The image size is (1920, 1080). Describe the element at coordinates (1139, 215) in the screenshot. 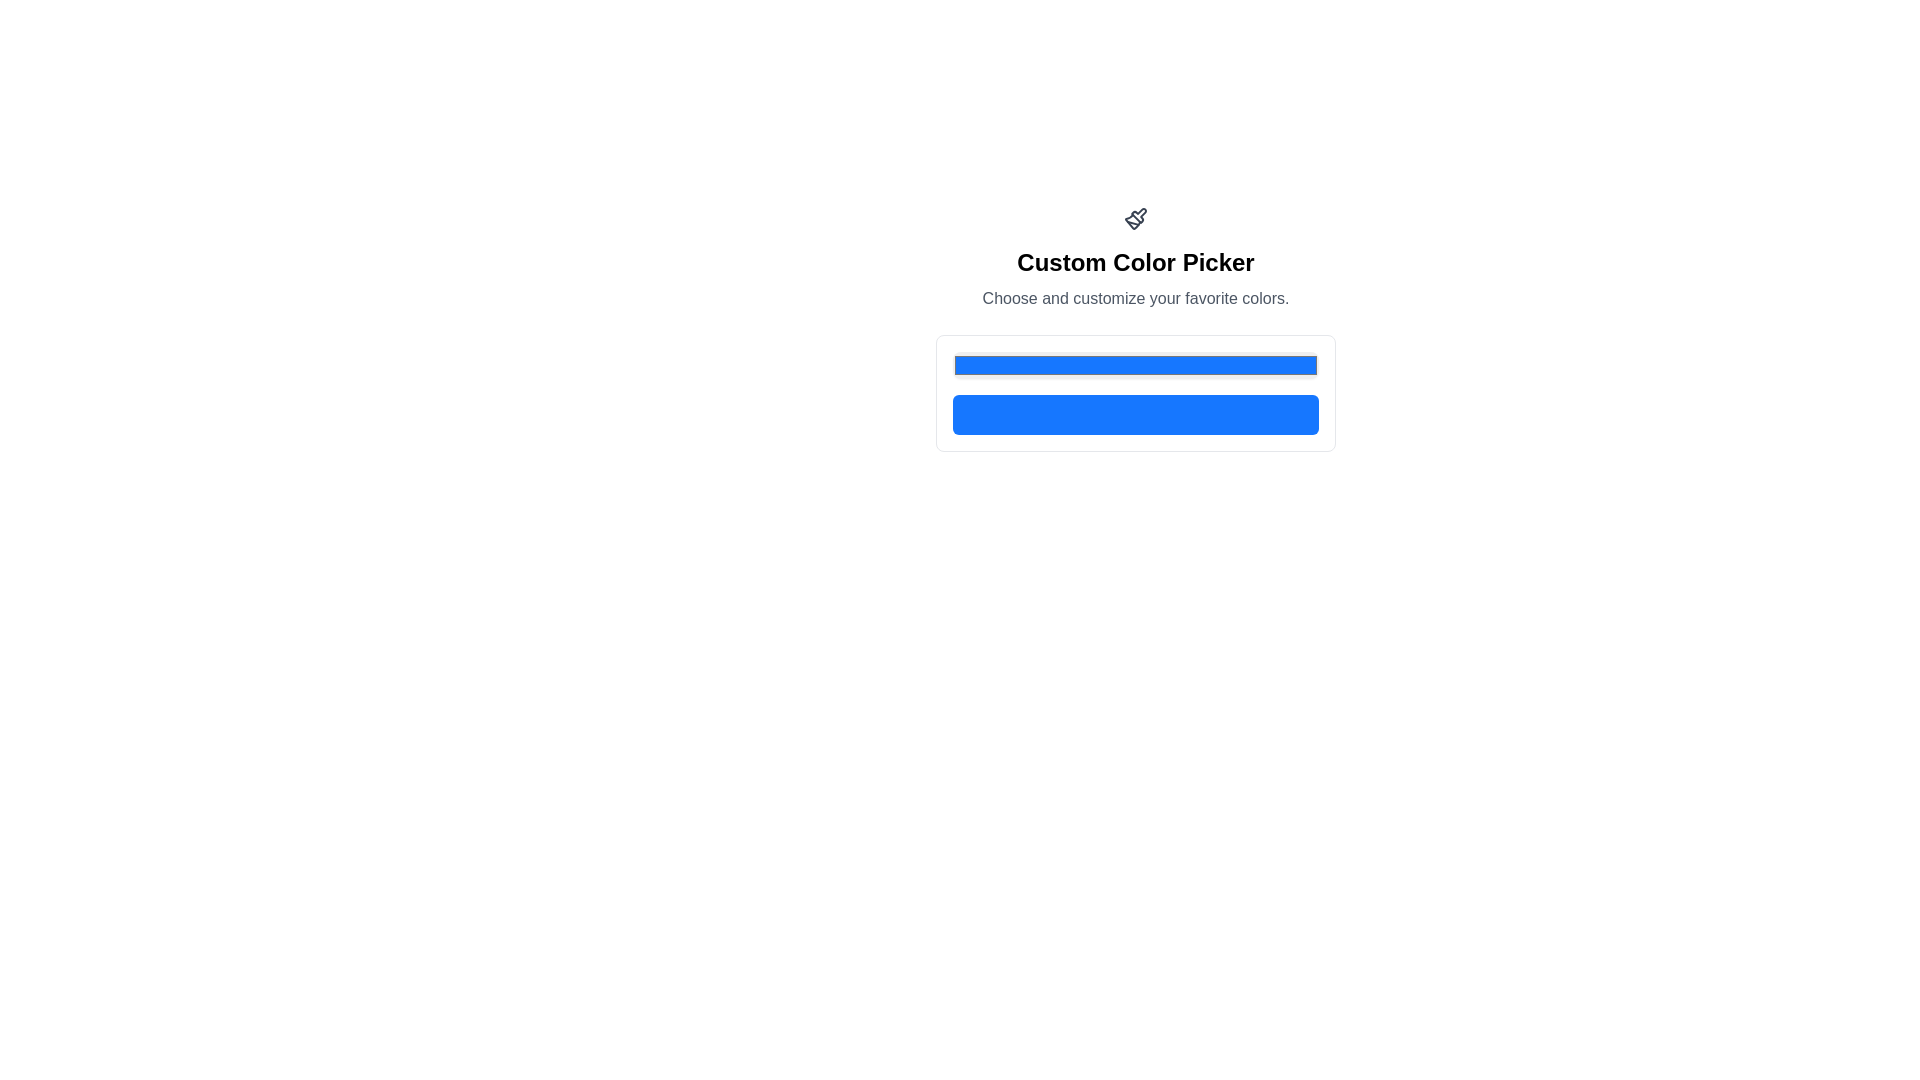

I see `the decorative paintbrush icon located centrally above the 'Custom Color Picker' text label and slightly above the interactive blue buttons` at that location.